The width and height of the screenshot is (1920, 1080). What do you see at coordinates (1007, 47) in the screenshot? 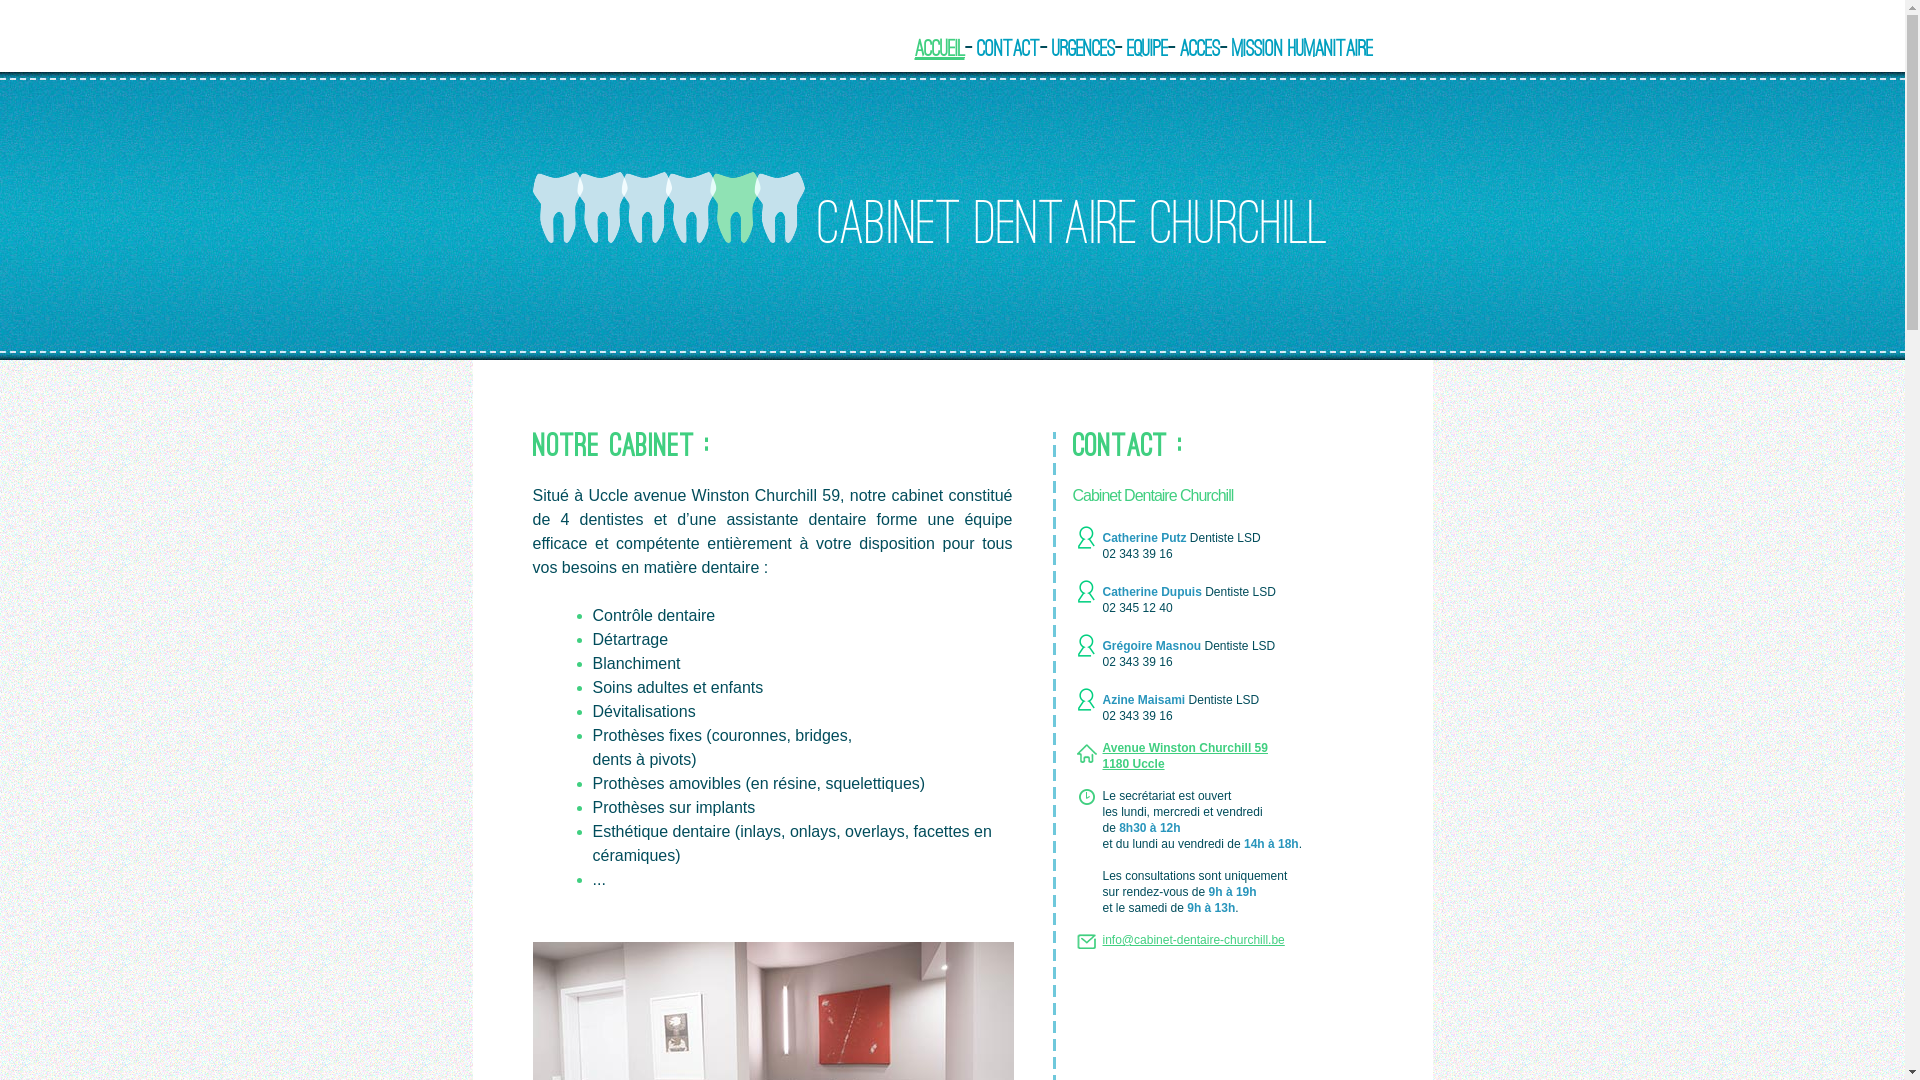
I see `'Contact'` at bounding box center [1007, 47].